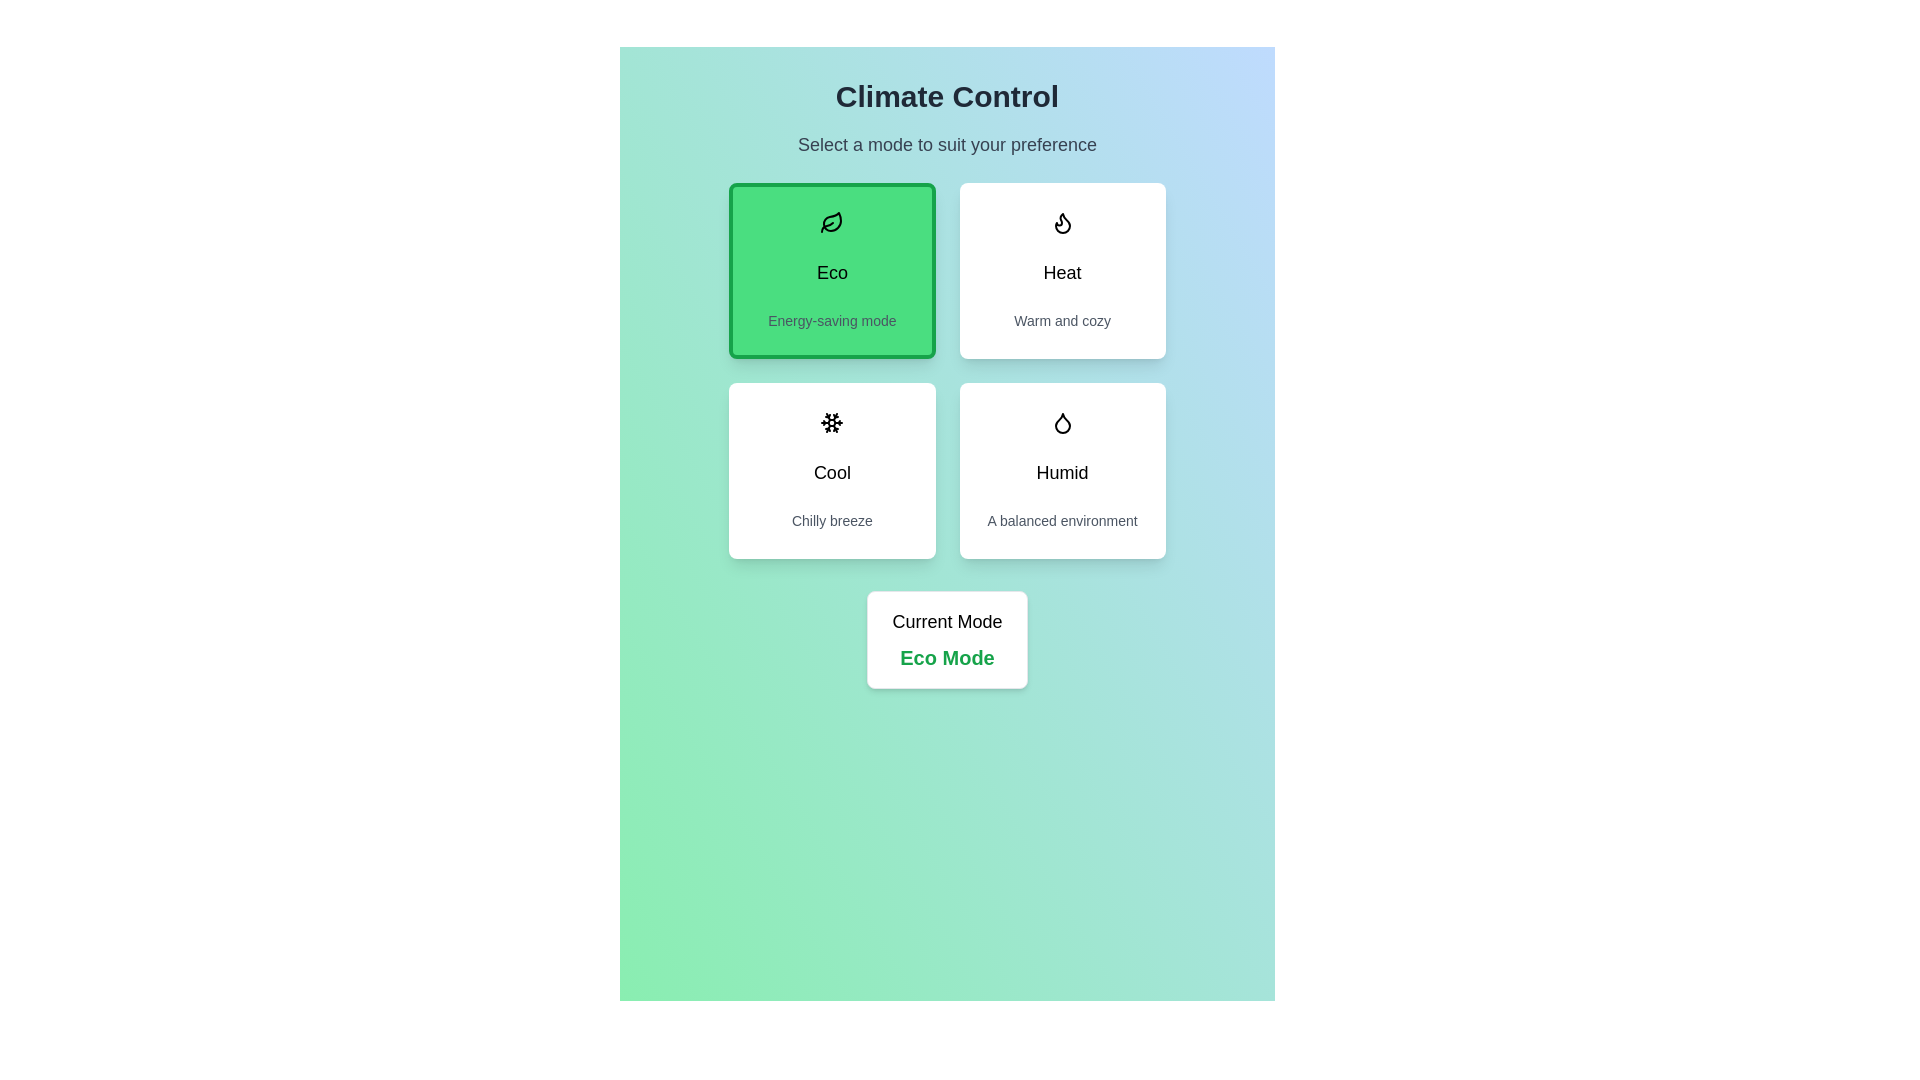 This screenshot has width=1920, height=1080. Describe the element at coordinates (1061, 270) in the screenshot. I see `the mode Heat by clicking on the respective button` at that location.